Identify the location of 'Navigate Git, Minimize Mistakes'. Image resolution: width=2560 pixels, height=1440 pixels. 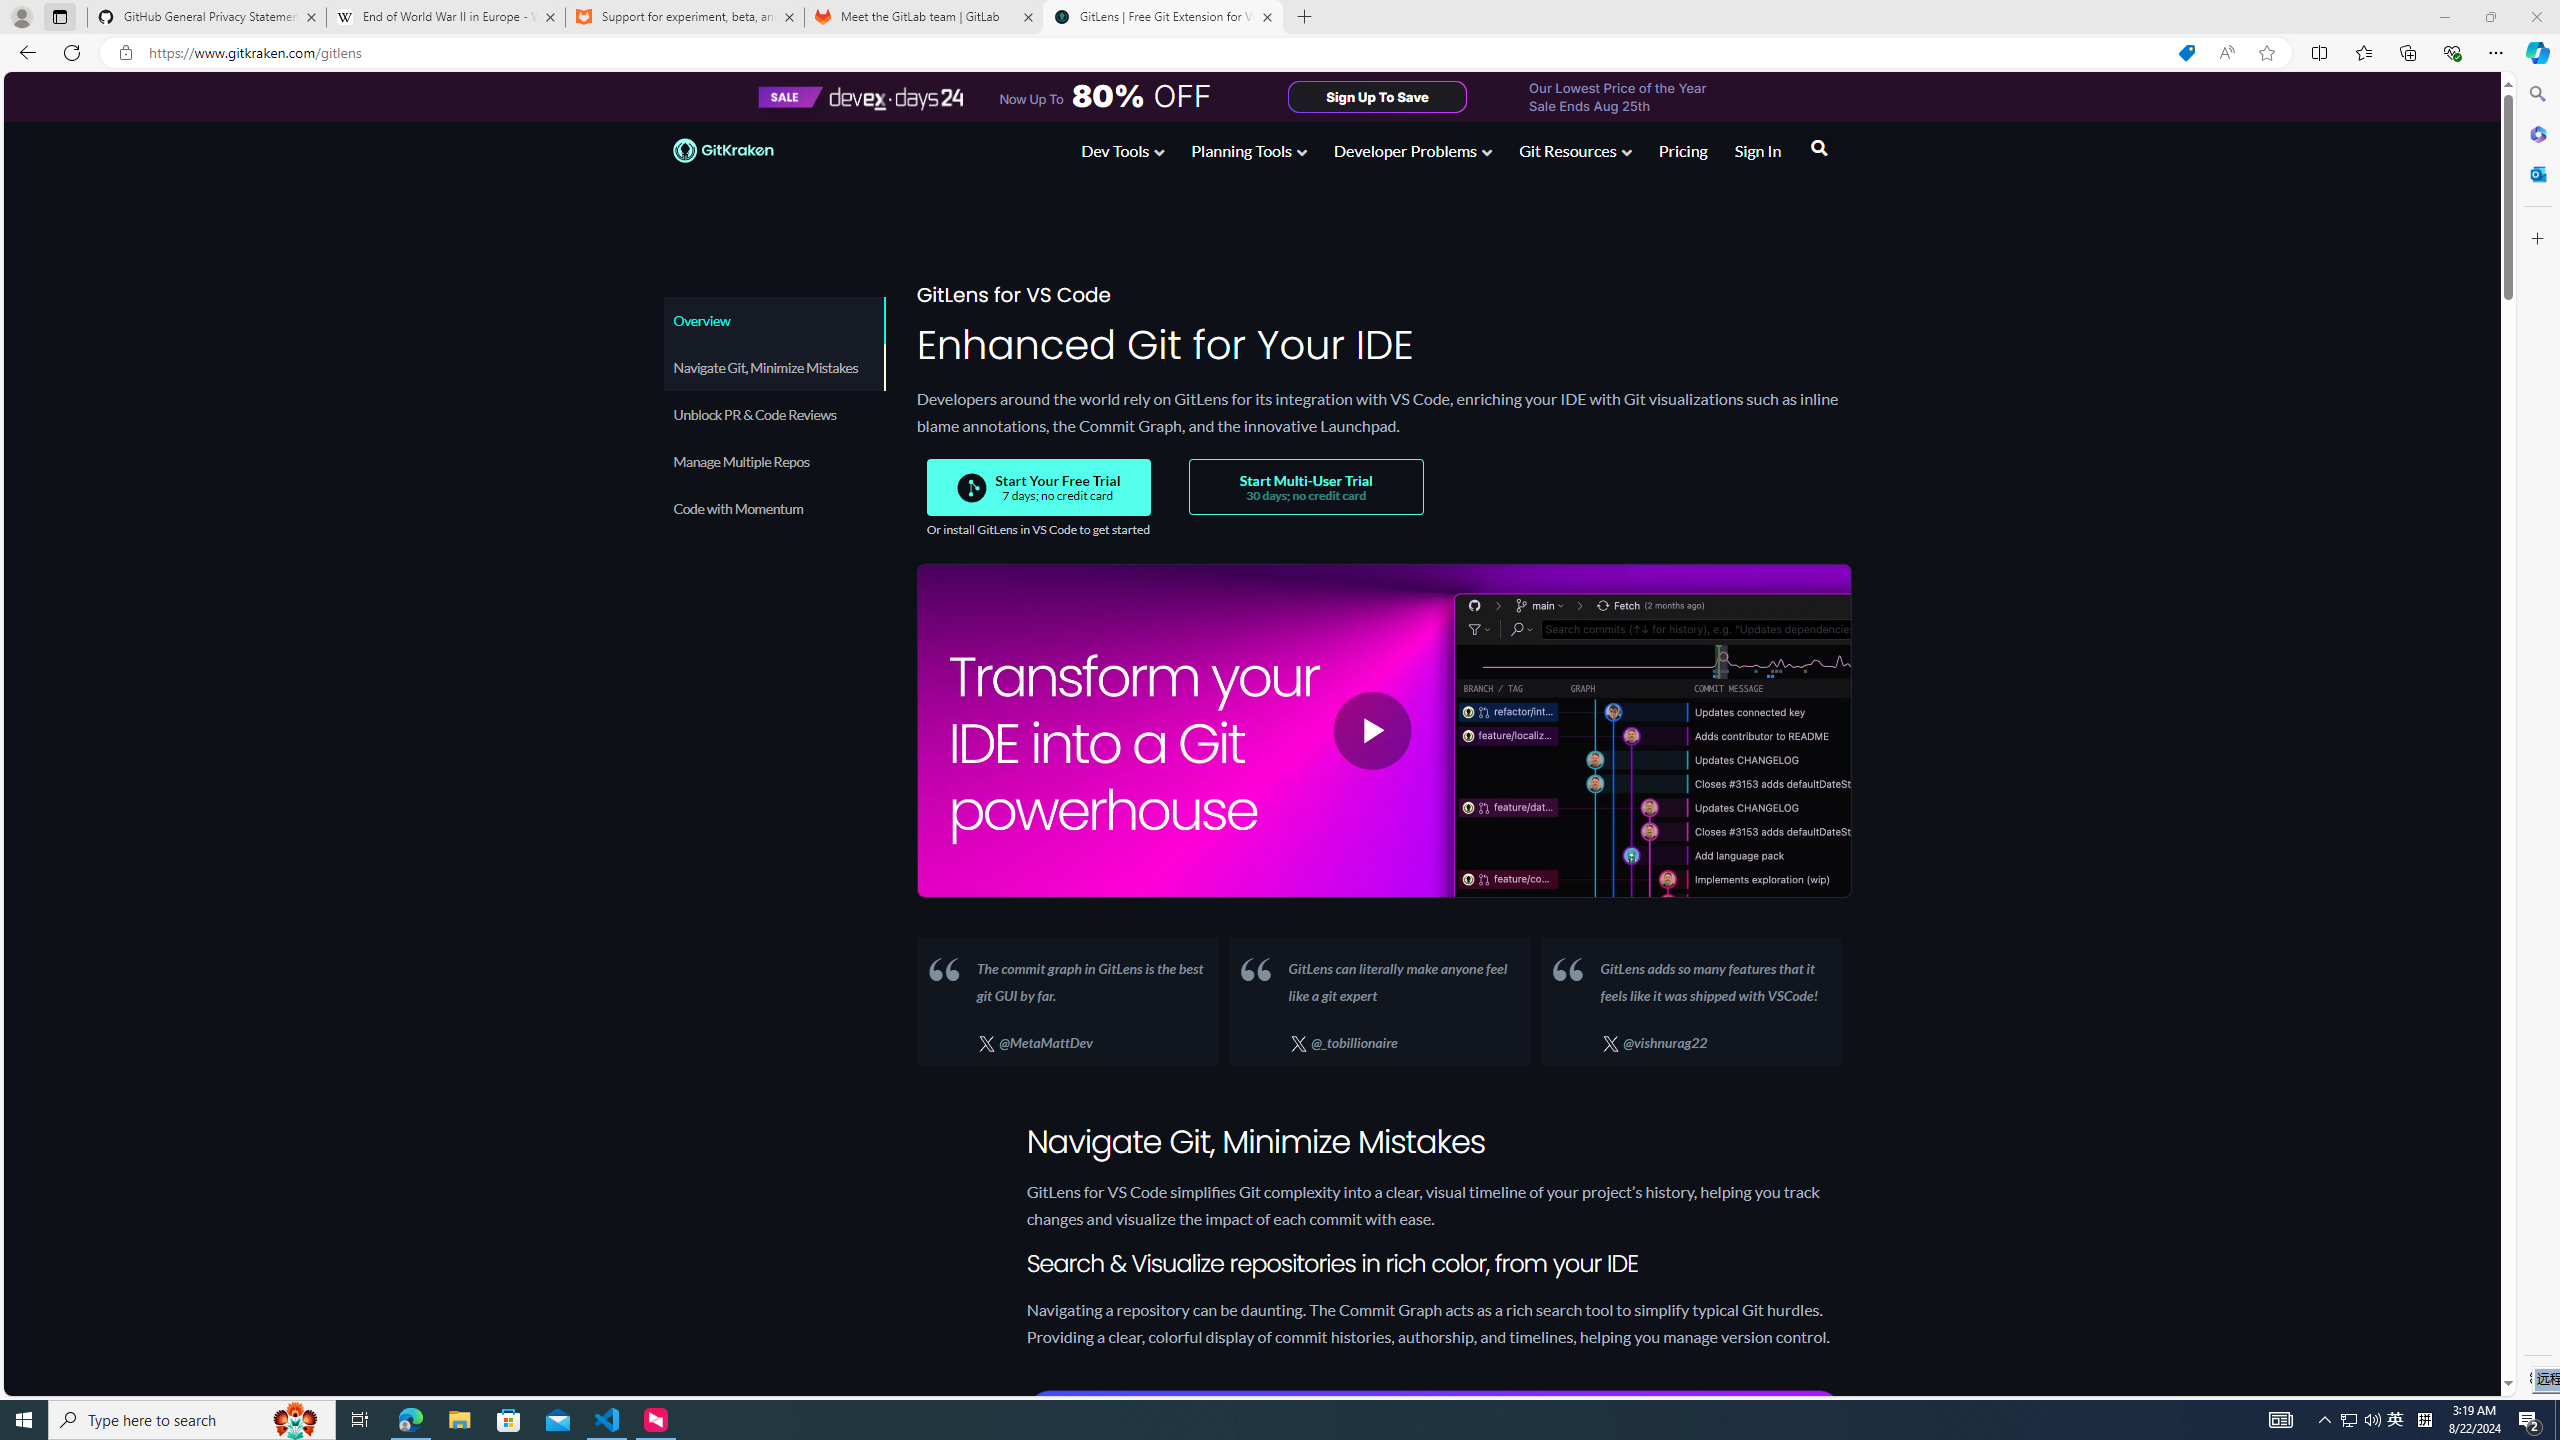
(773, 367).